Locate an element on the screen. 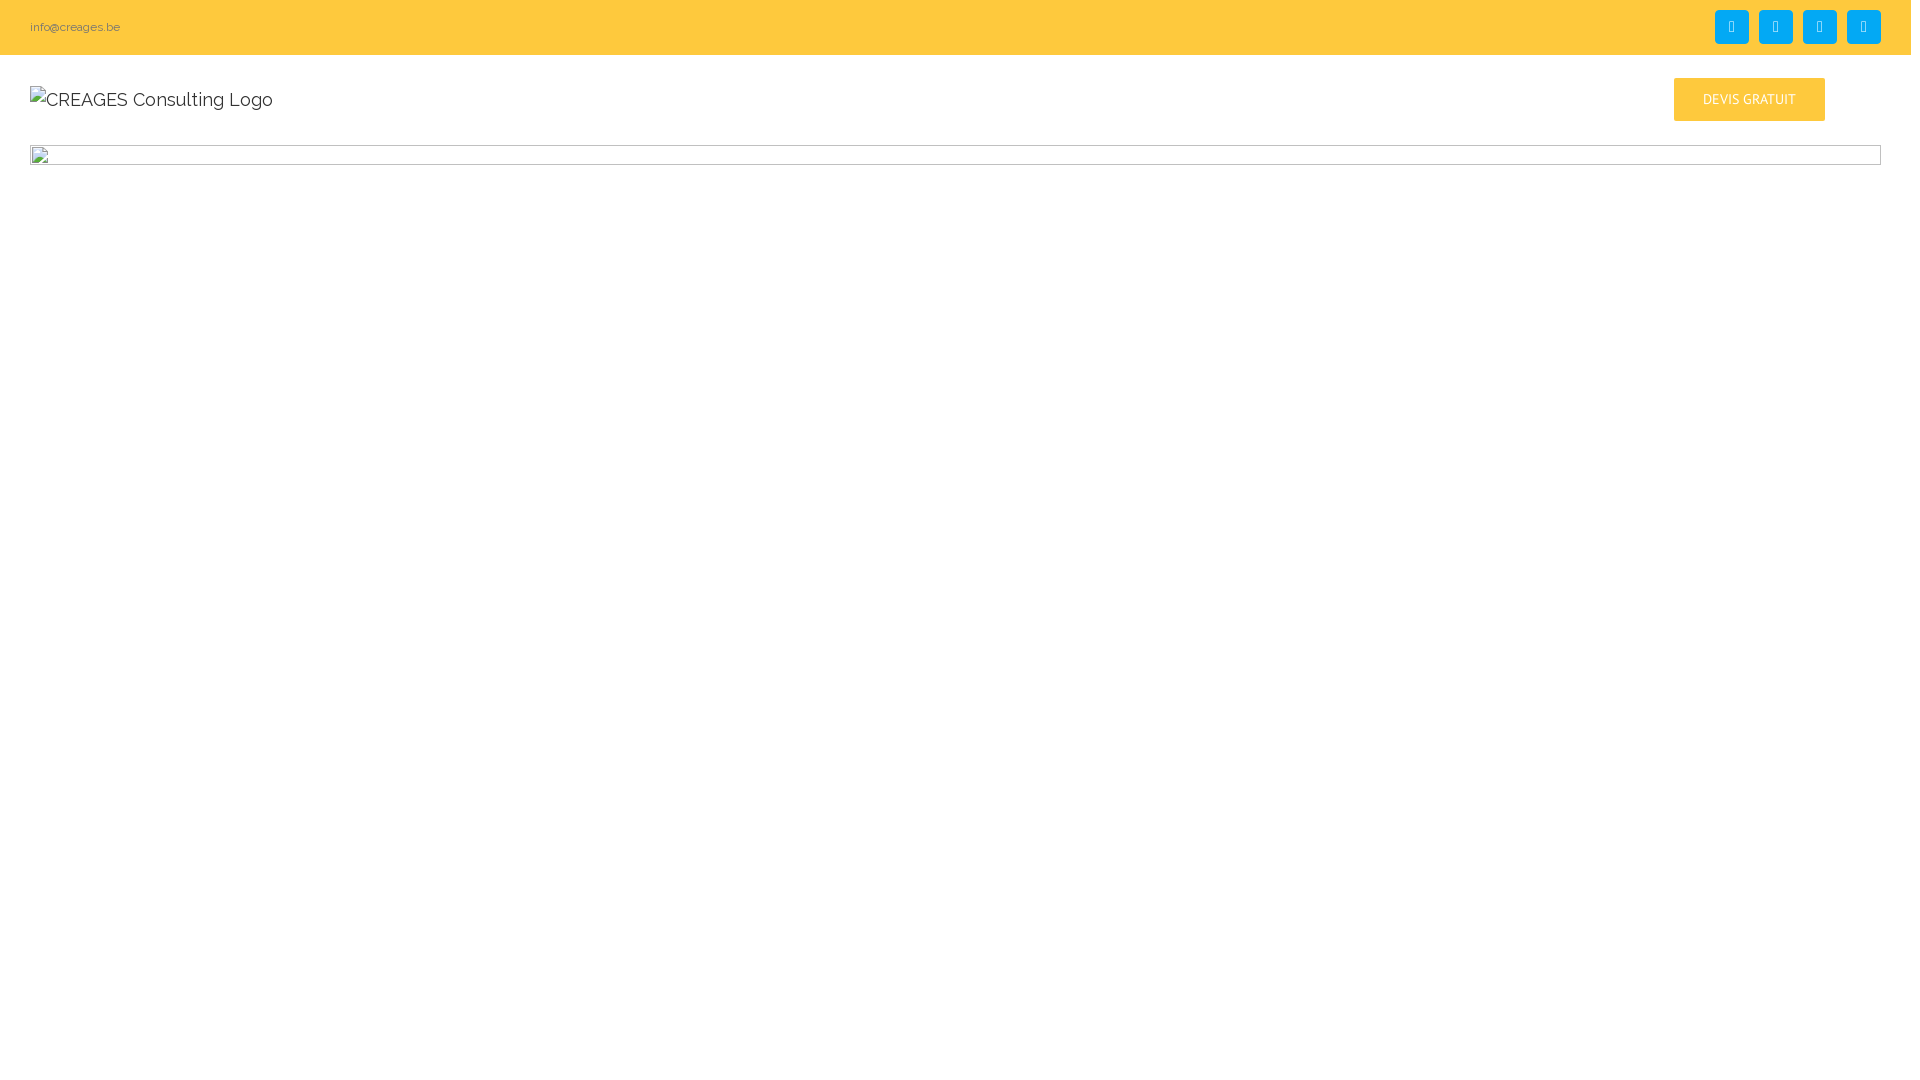 This screenshot has width=1920, height=1080. 'FORMATION' is located at coordinates (1171, 97).